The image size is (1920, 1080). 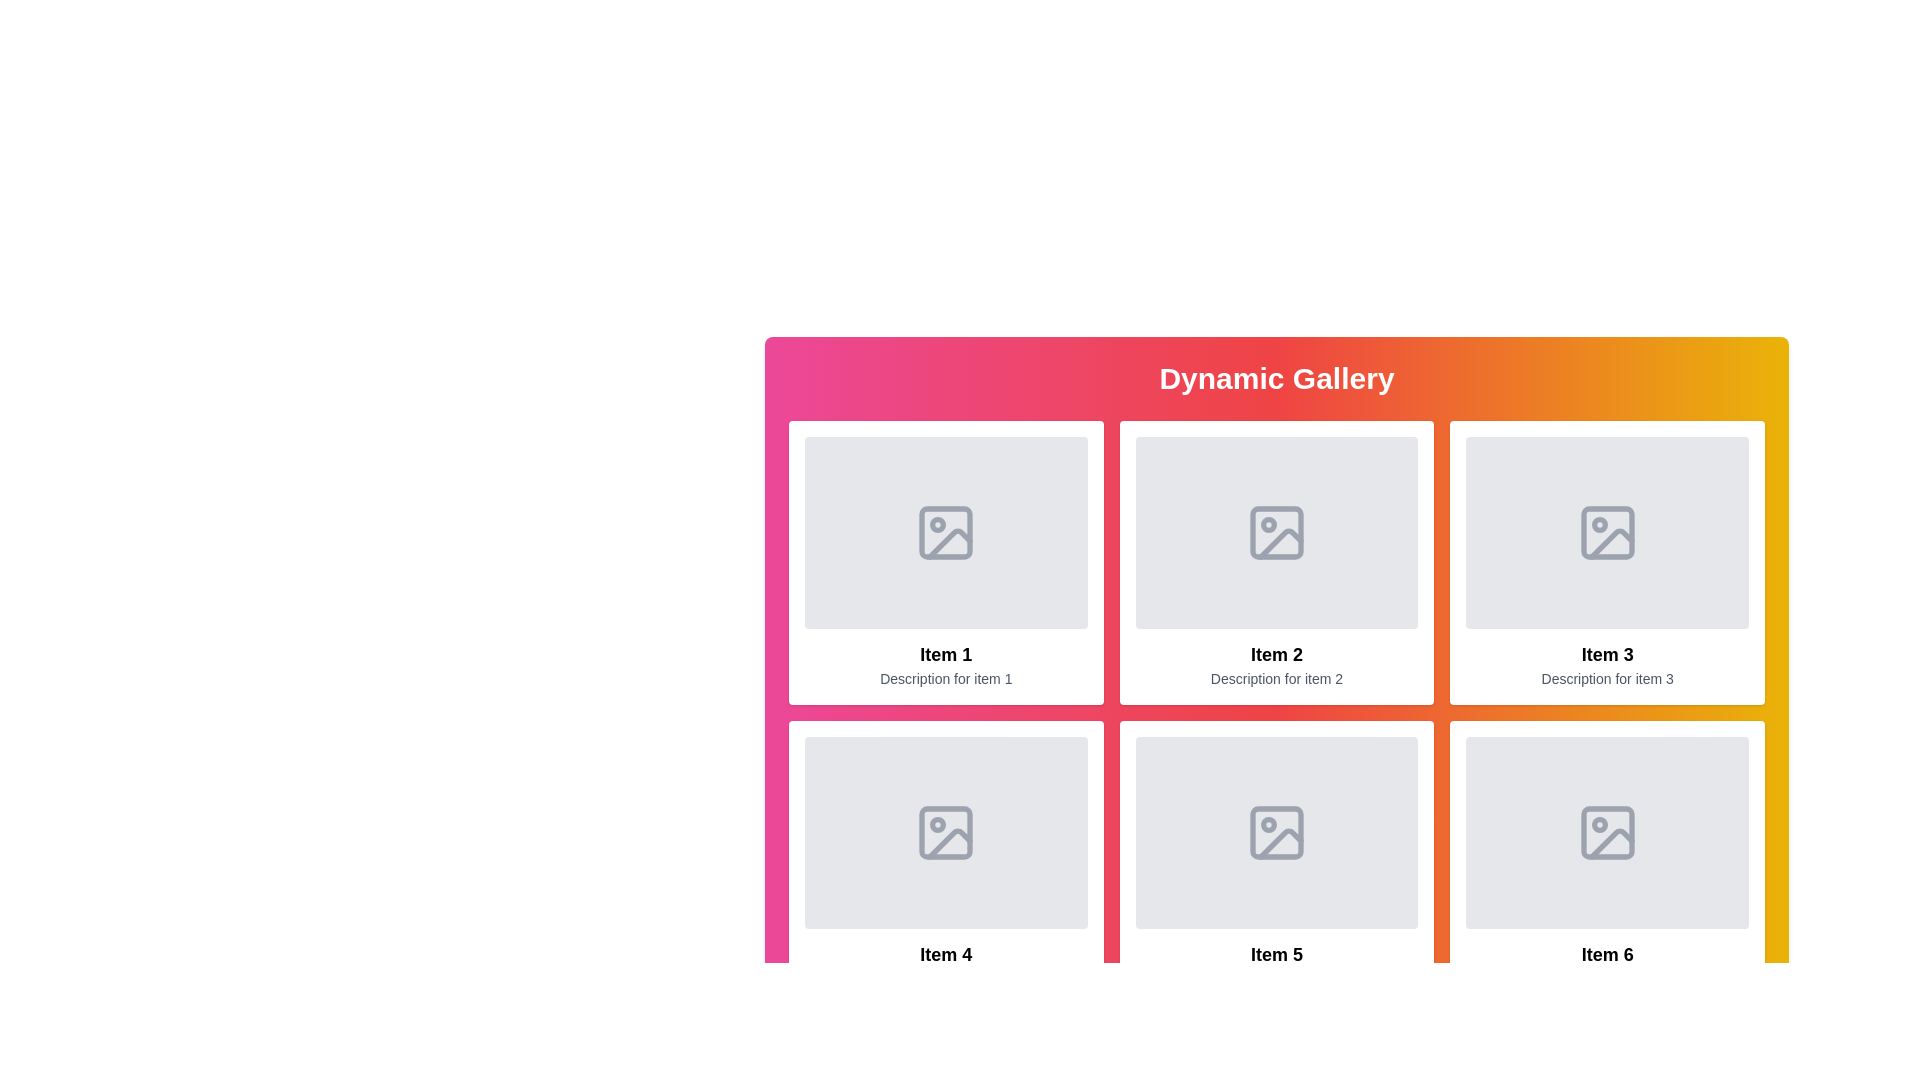 I want to click on the icon in the second column of the top row in the grid layout, which serves as a placeholder for an image, so click(x=1275, y=531).